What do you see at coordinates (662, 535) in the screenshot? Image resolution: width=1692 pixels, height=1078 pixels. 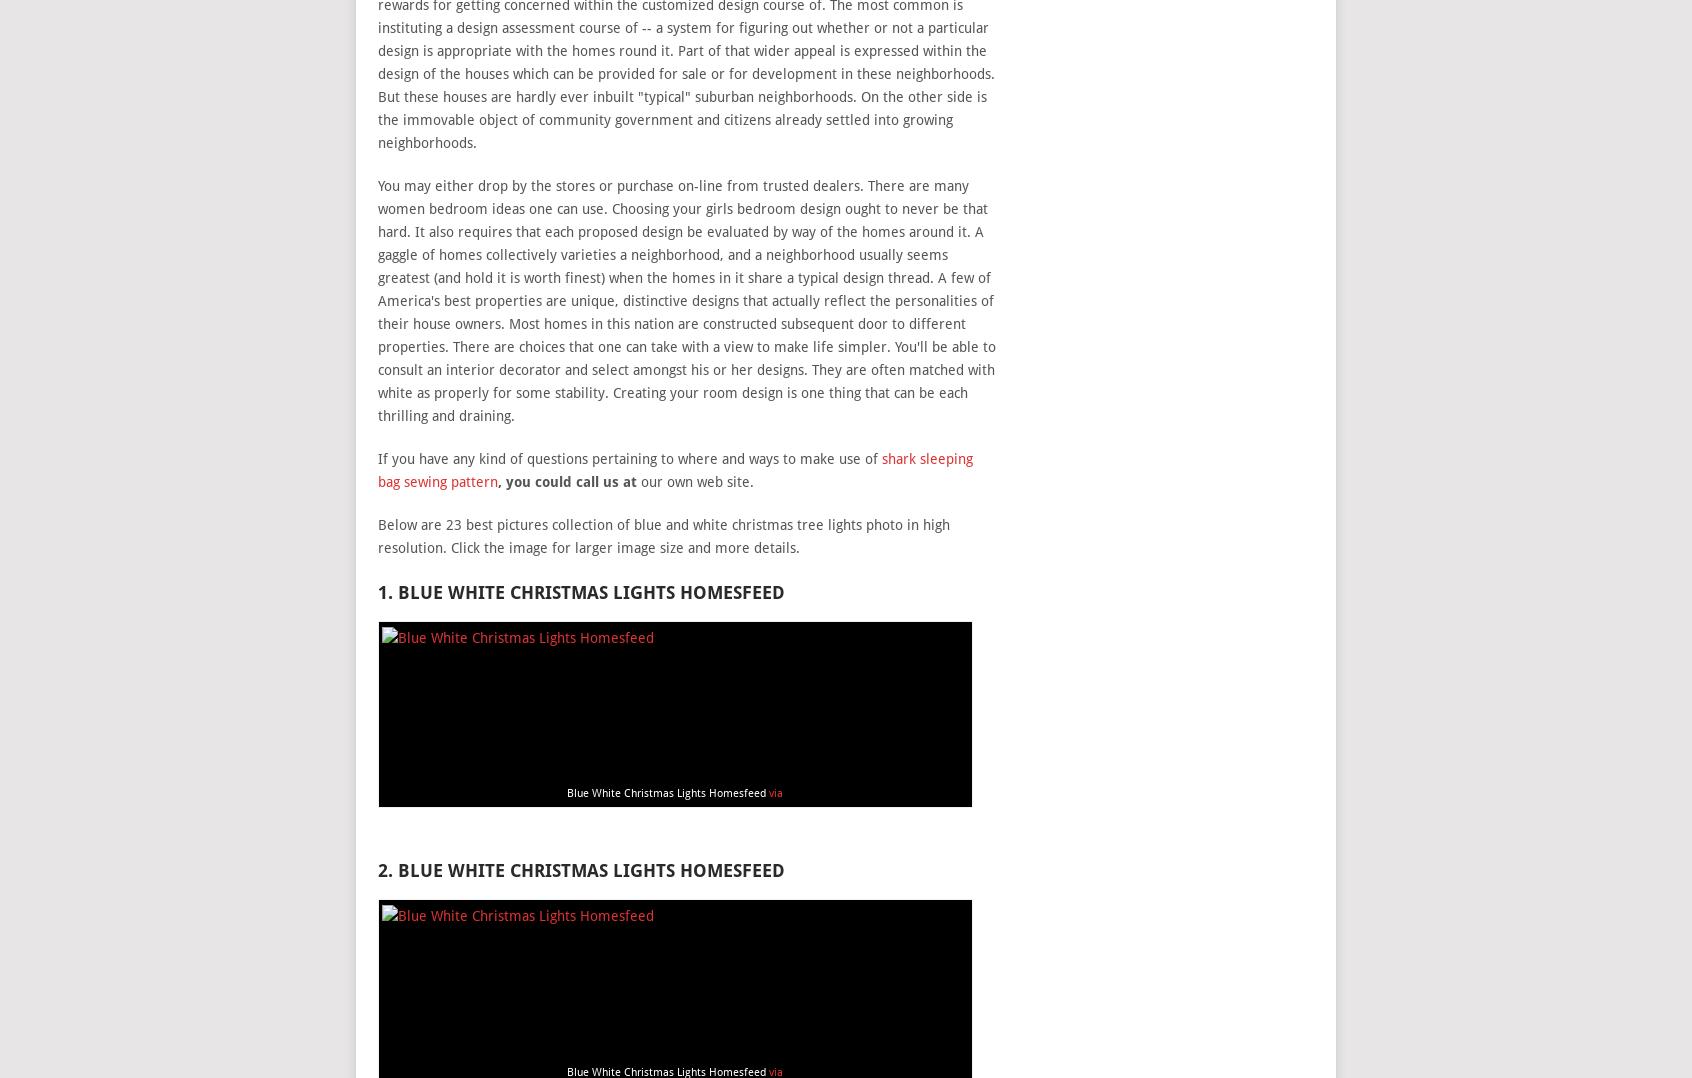 I see `'Below are  23 best pictures collection of blue and white christmas tree lights photo in high resolution. Click the image for larger image size and more details.'` at bounding box center [662, 535].